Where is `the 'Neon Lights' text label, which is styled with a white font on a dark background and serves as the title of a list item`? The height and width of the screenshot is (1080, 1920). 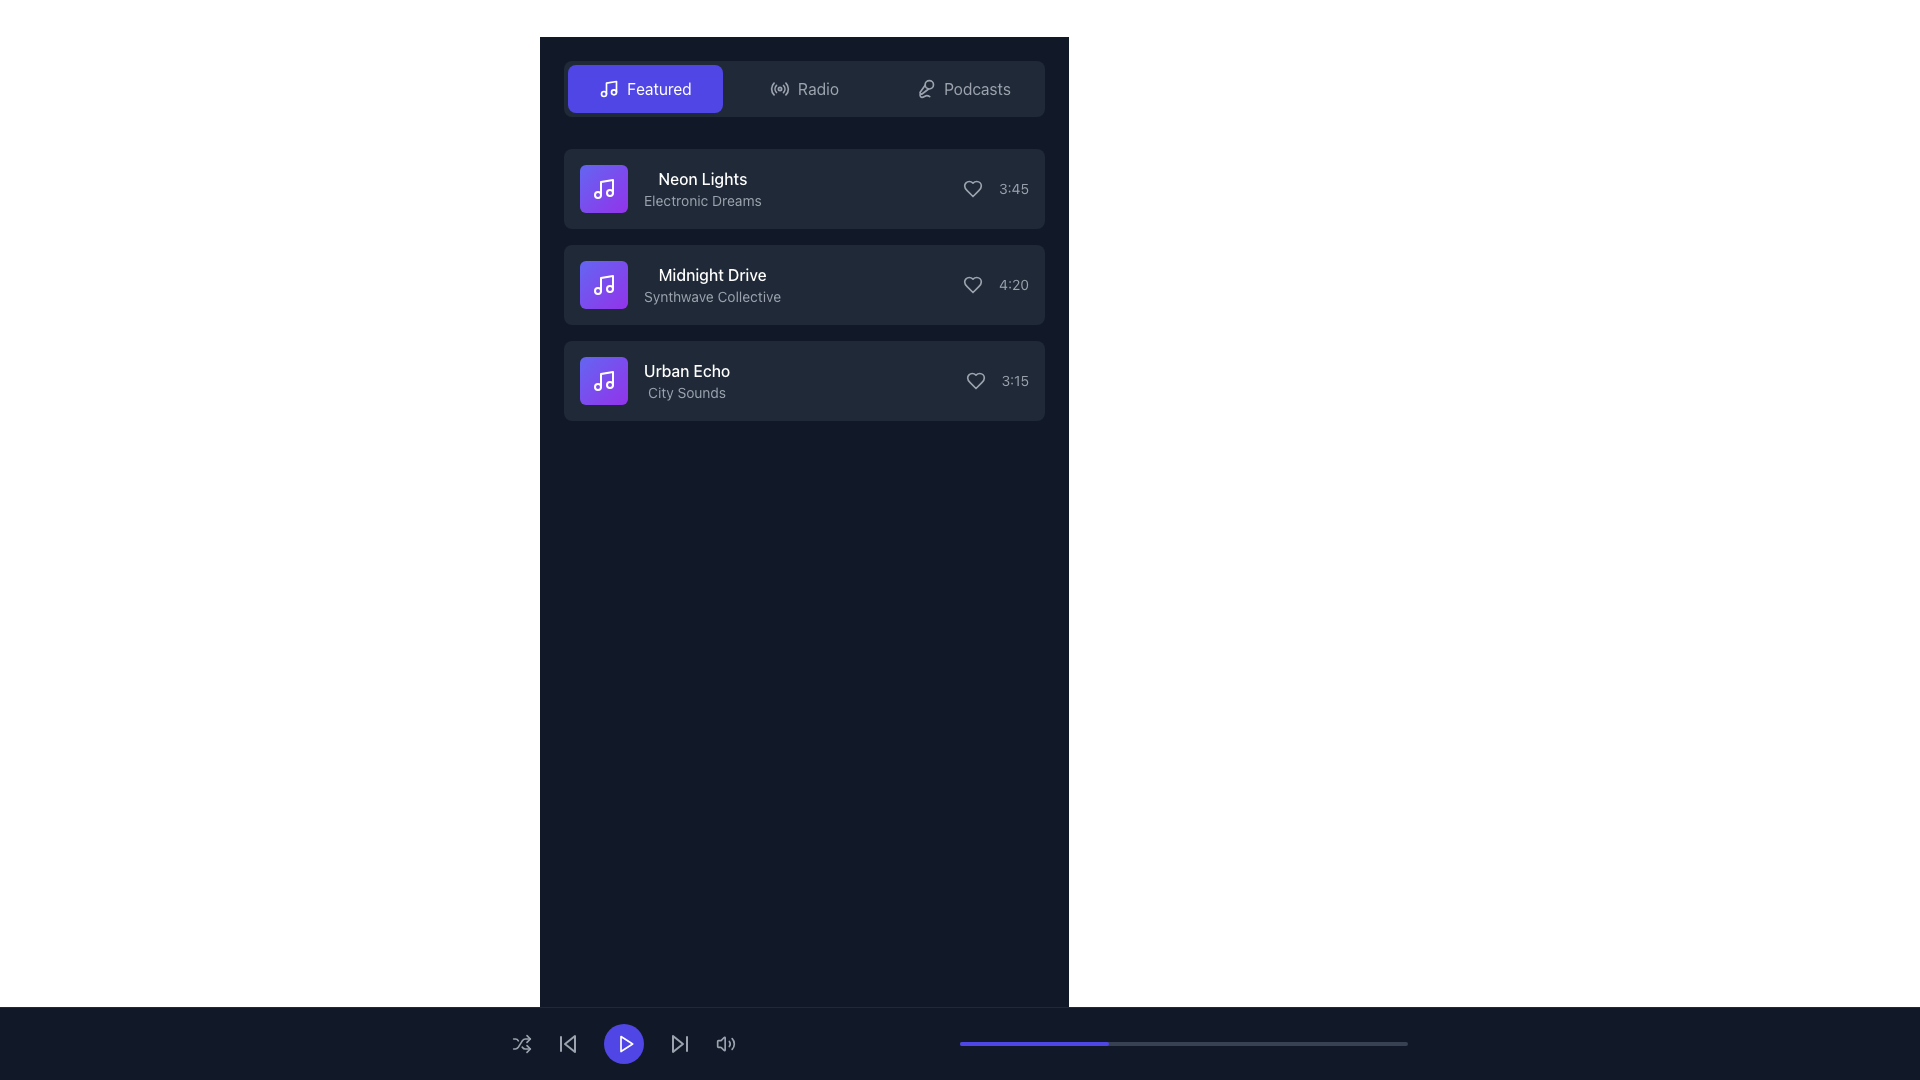 the 'Neon Lights' text label, which is styled with a white font on a dark background and serves as the title of a list item is located at coordinates (702, 177).